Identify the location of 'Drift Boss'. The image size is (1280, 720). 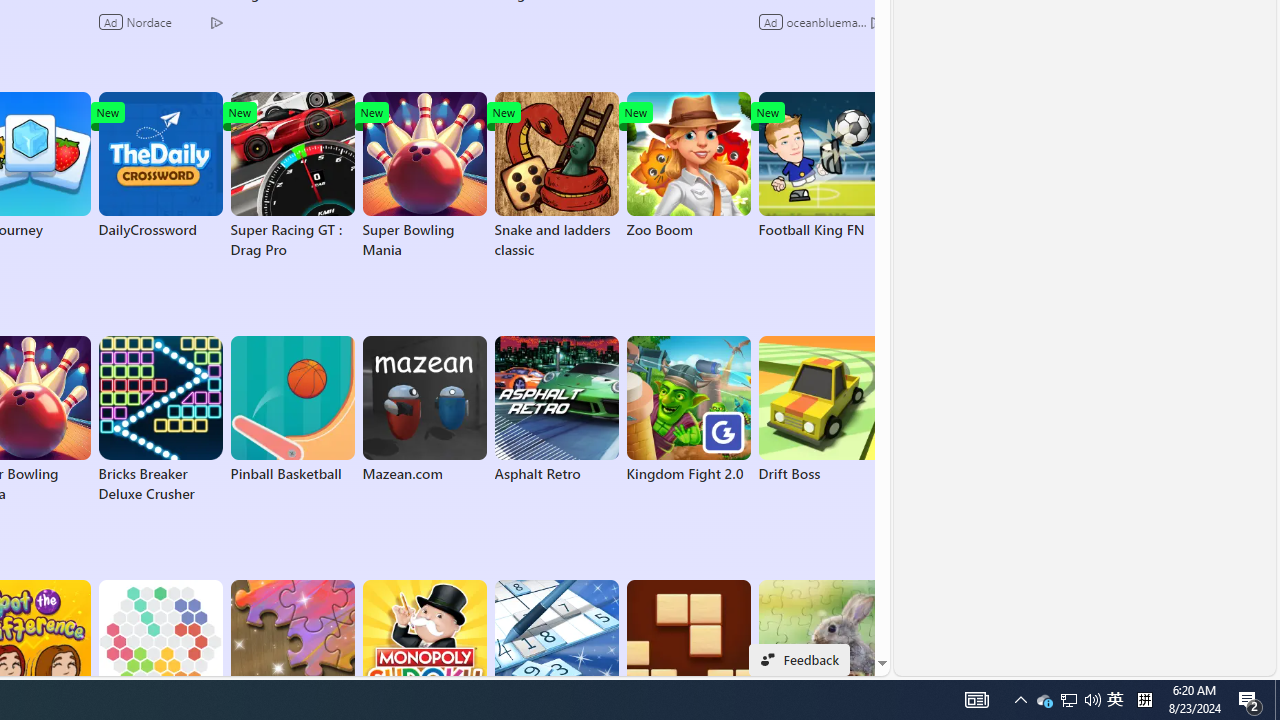
(820, 409).